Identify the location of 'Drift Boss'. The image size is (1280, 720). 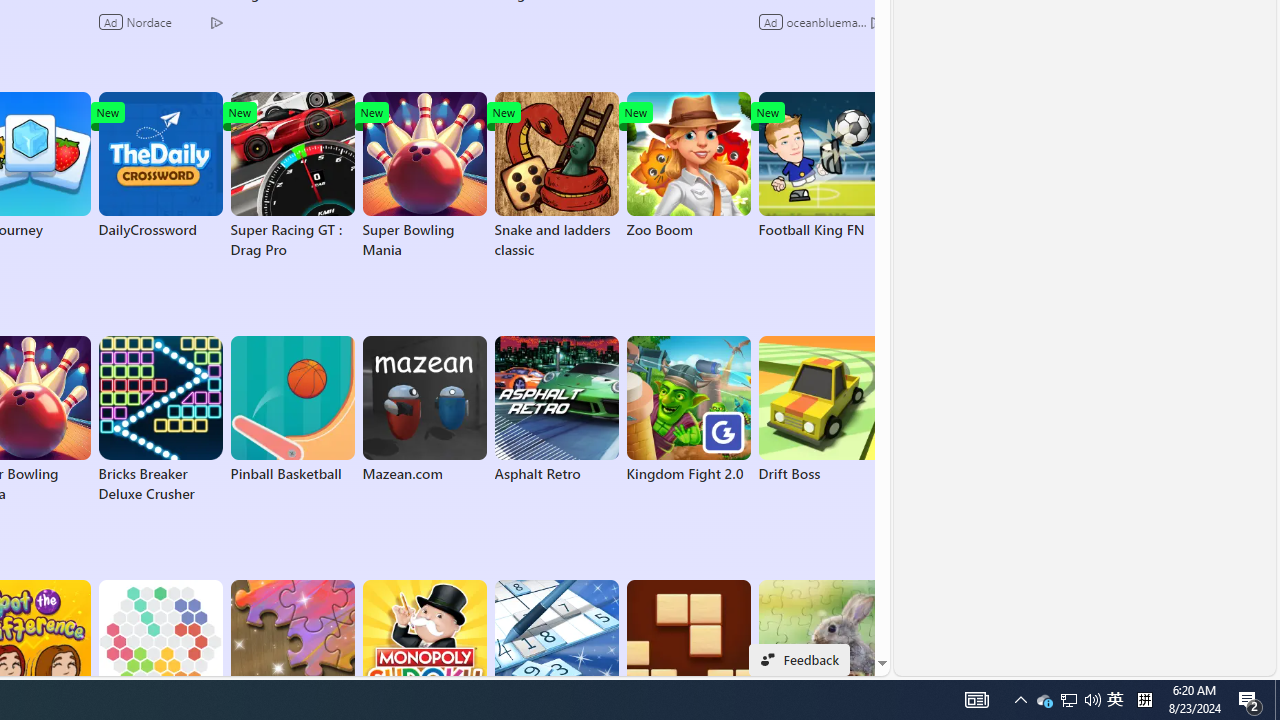
(820, 409).